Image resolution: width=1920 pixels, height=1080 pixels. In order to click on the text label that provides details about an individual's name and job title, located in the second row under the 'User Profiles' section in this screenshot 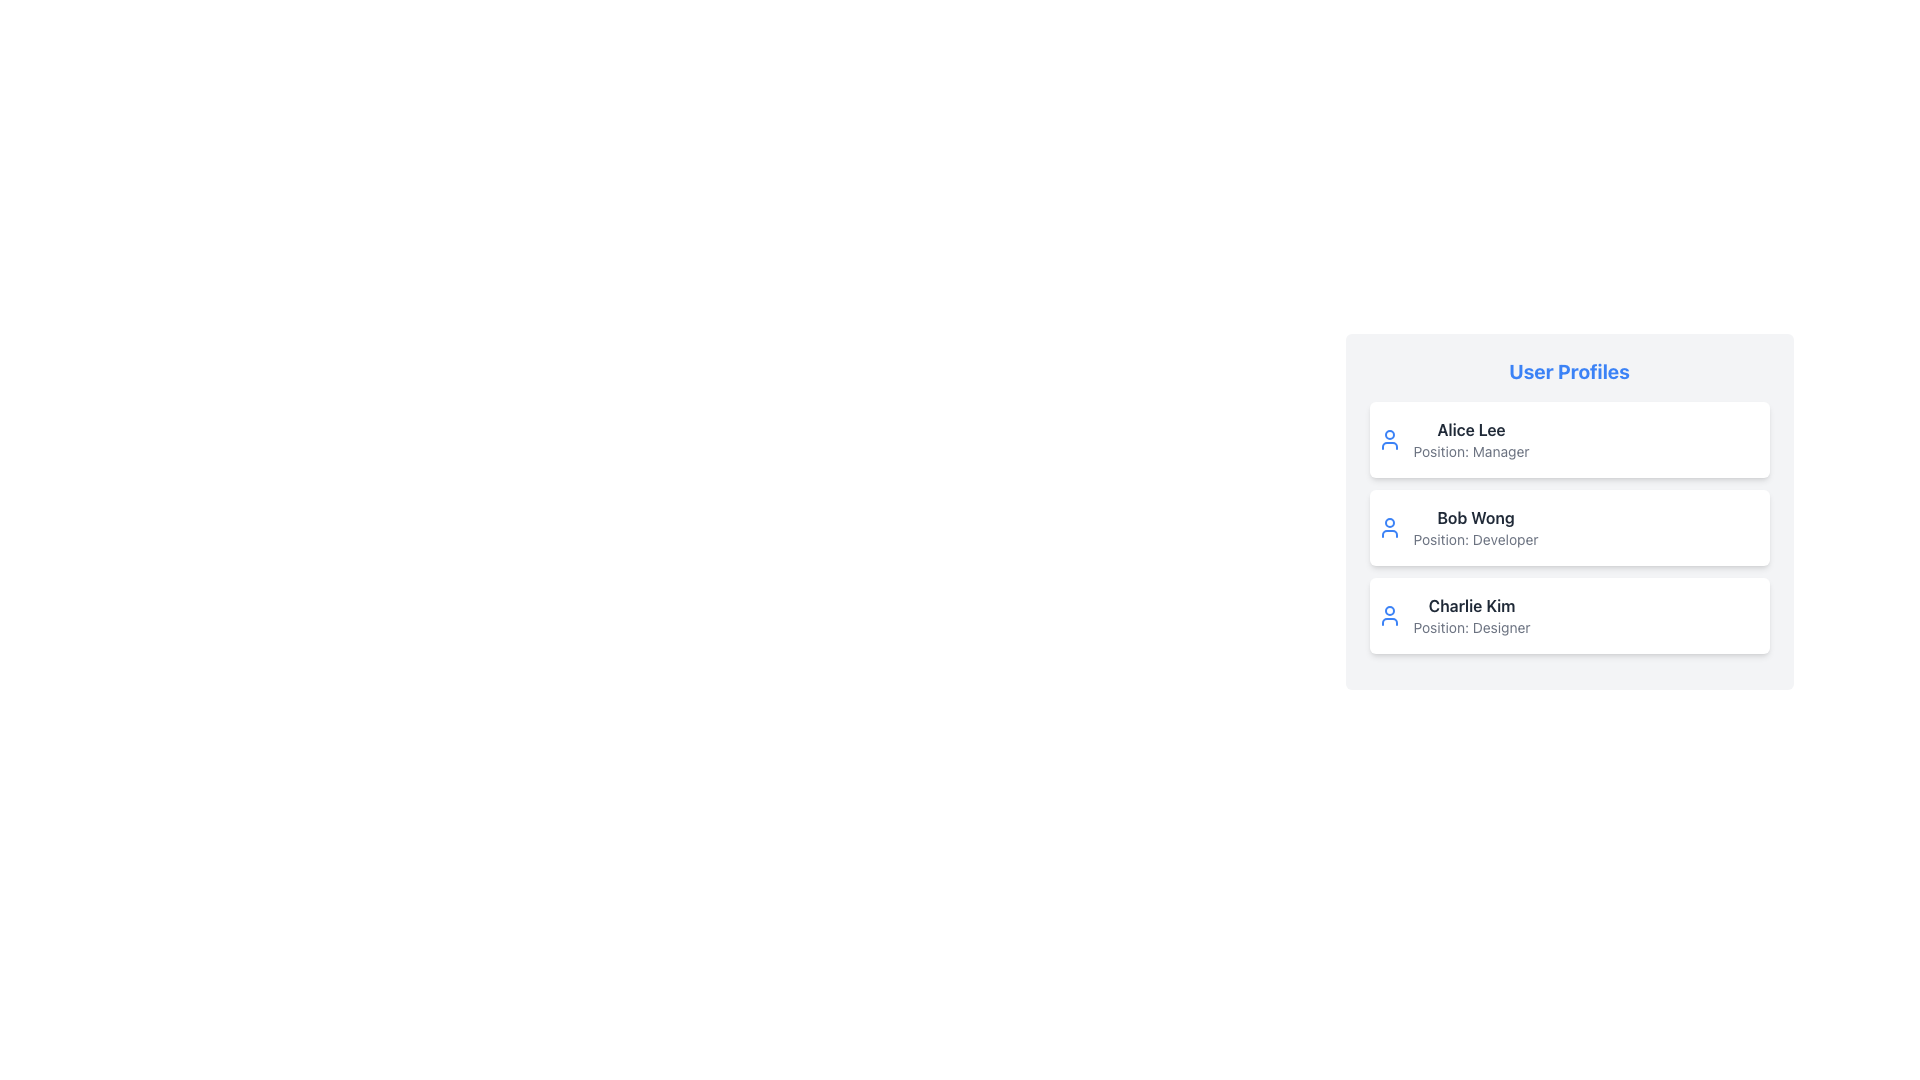, I will do `click(1476, 527)`.